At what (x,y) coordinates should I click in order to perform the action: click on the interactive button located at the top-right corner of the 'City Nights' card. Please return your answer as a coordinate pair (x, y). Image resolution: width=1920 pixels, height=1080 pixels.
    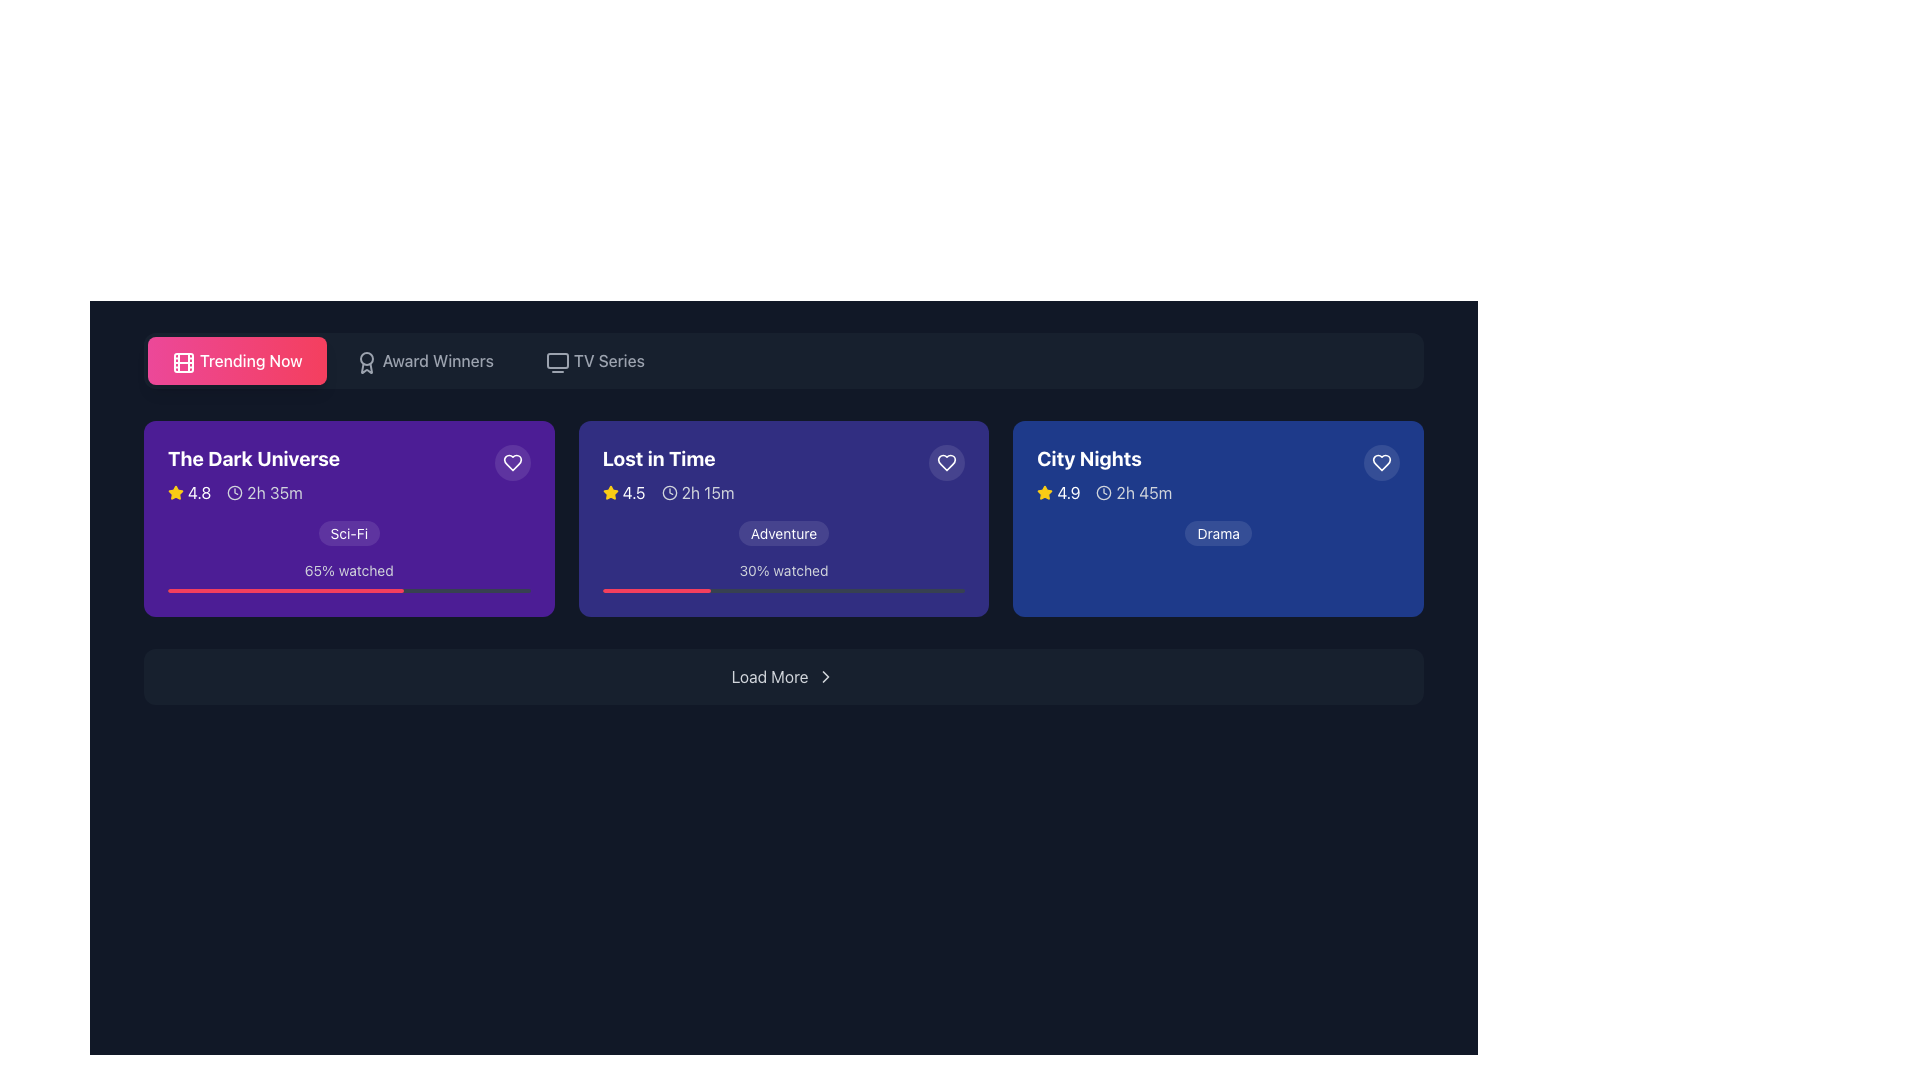
    Looking at the image, I should click on (1381, 462).